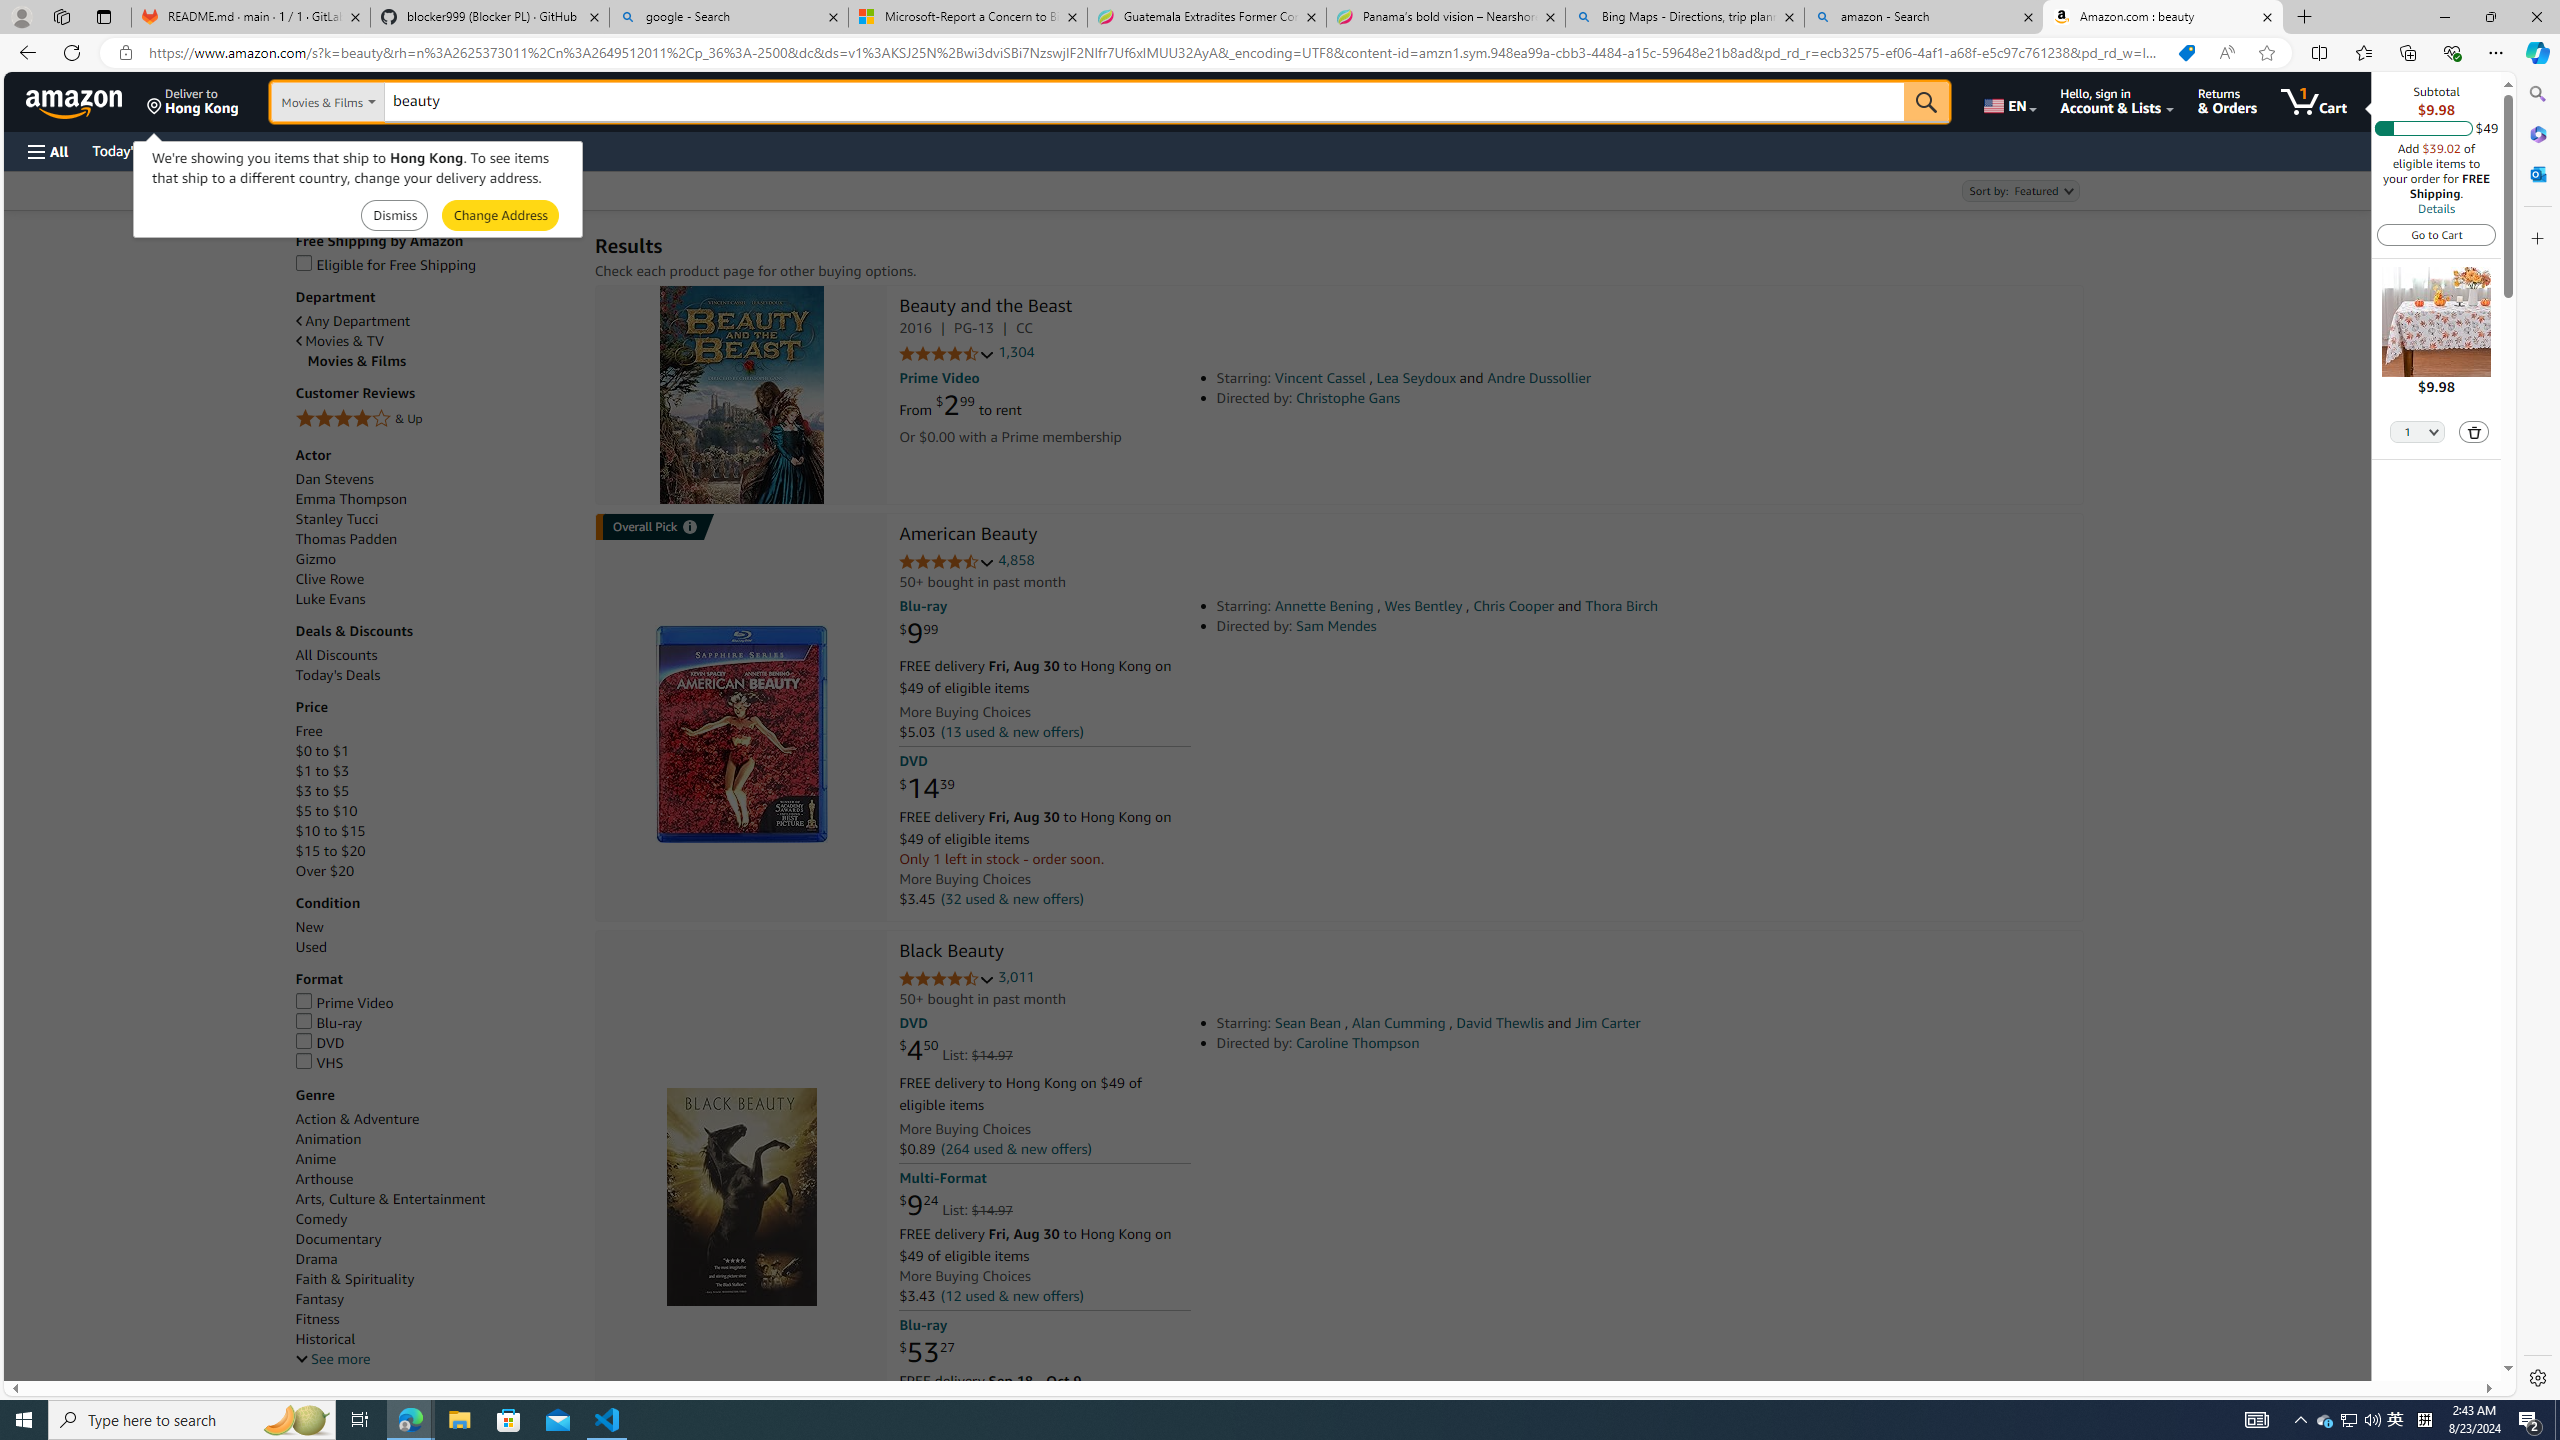 This screenshot has height=1440, width=2560. I want to click on '$5 to $10', so click(435, 811).